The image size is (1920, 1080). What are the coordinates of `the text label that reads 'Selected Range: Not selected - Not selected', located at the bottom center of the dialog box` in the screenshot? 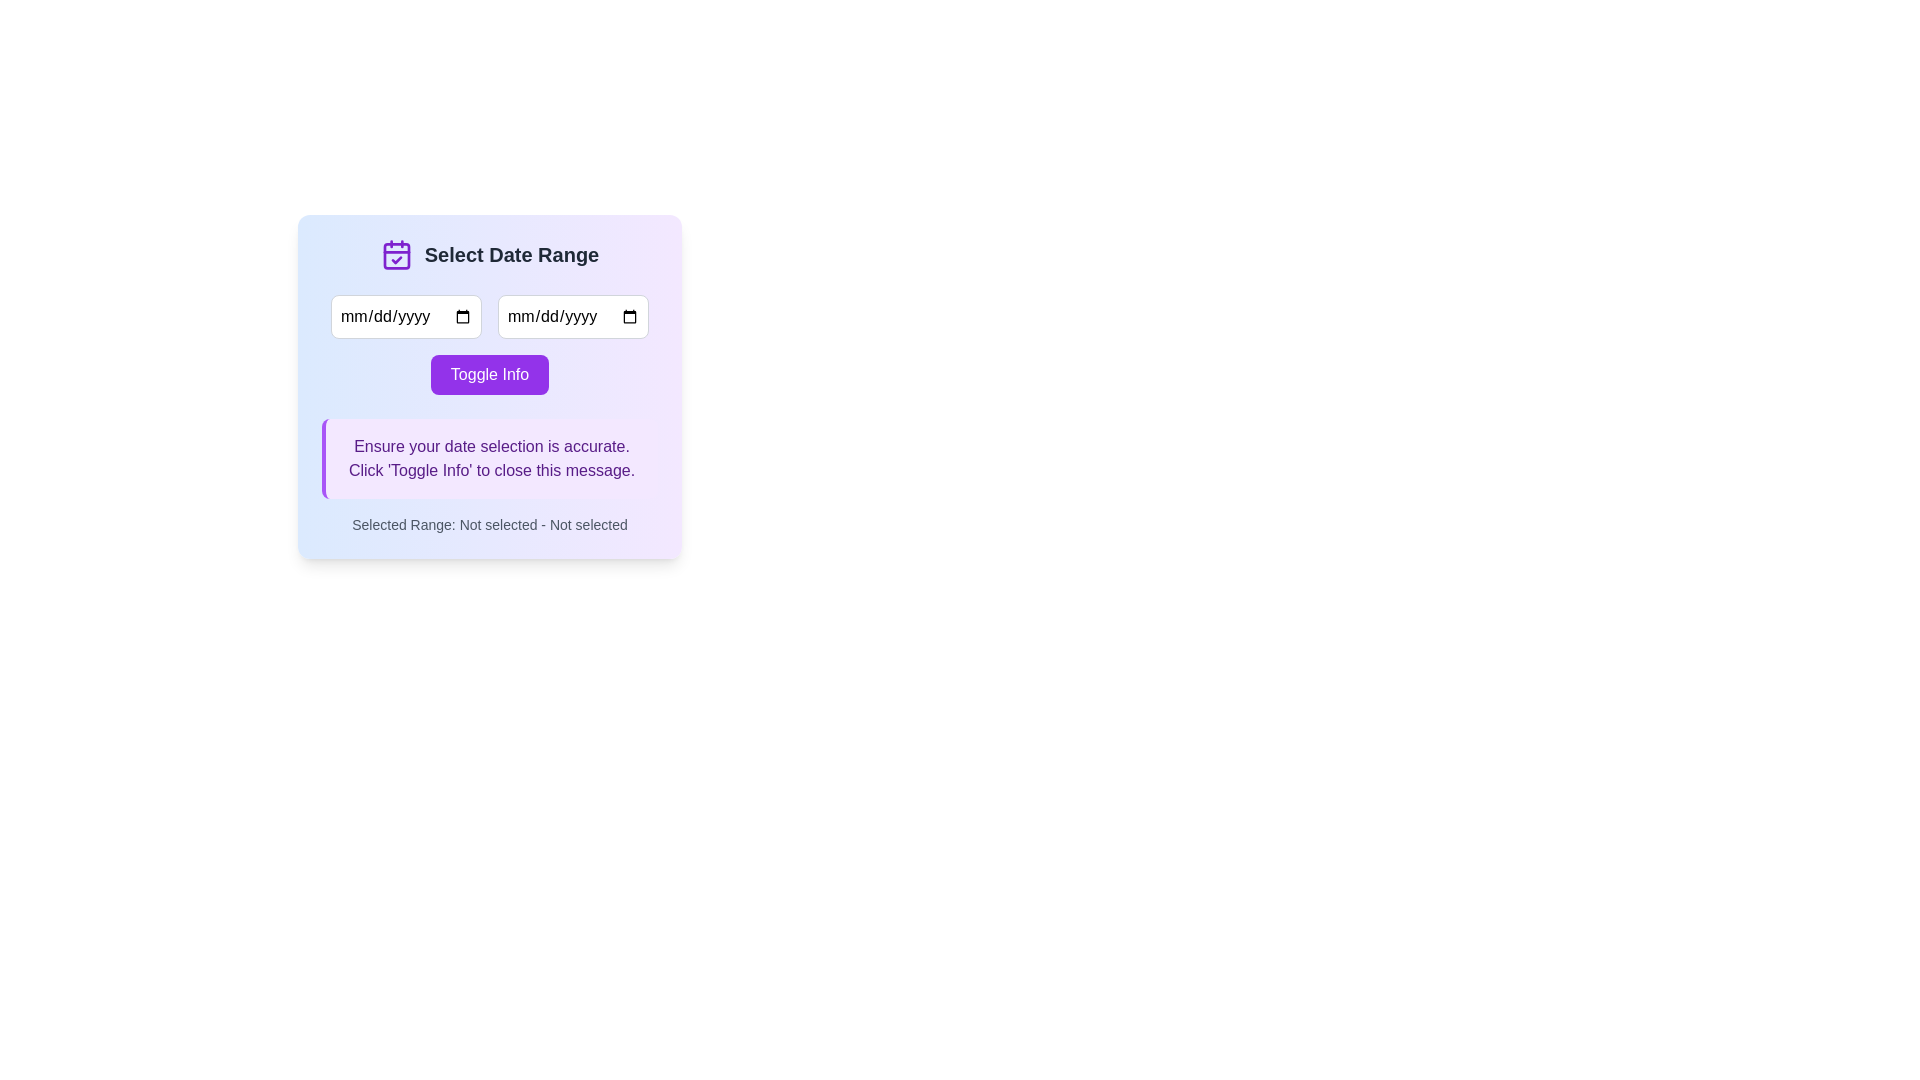 It's located at (489, 523).